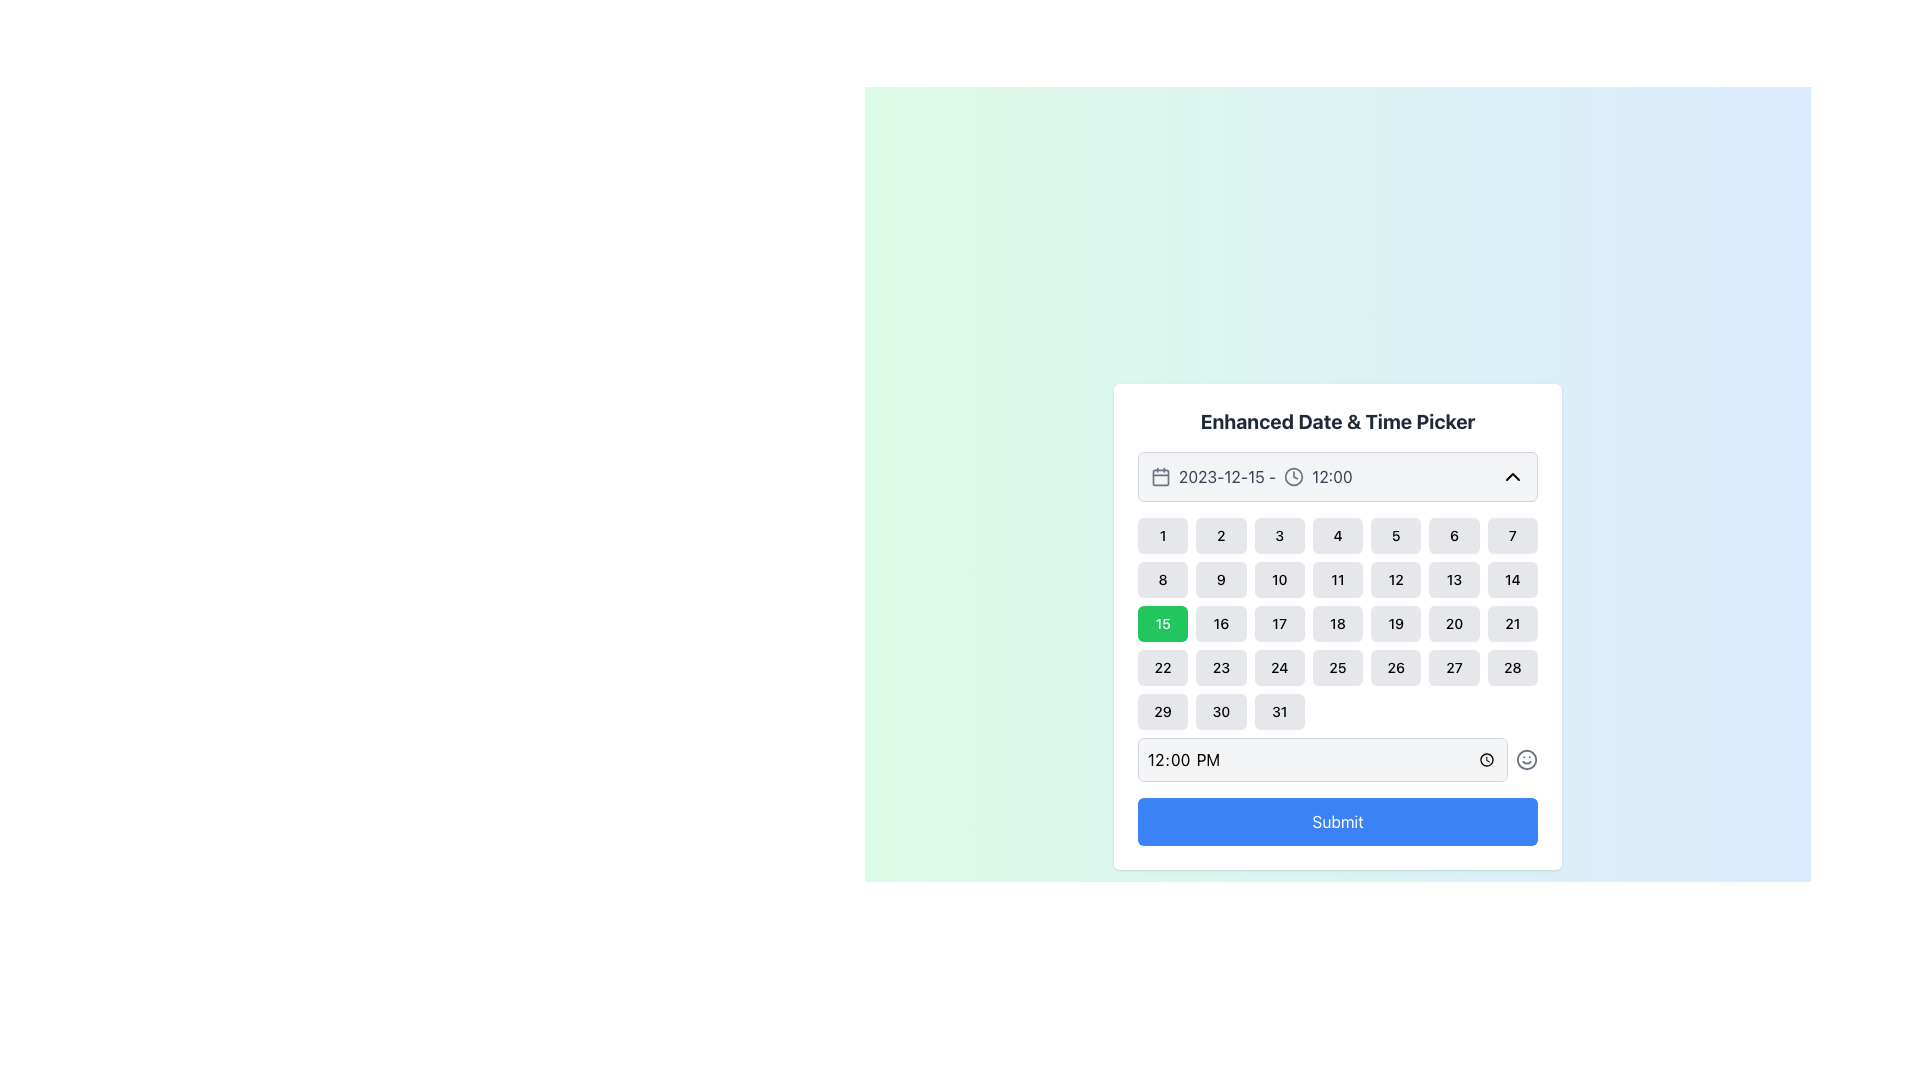 The image size is (1920, 1080). What do you see at coordinates (1512, 477) in the screenshot?
I see `the chevron-up icon button located in the top-right corner of the date and time picker` at bounding box center [1512, 477].